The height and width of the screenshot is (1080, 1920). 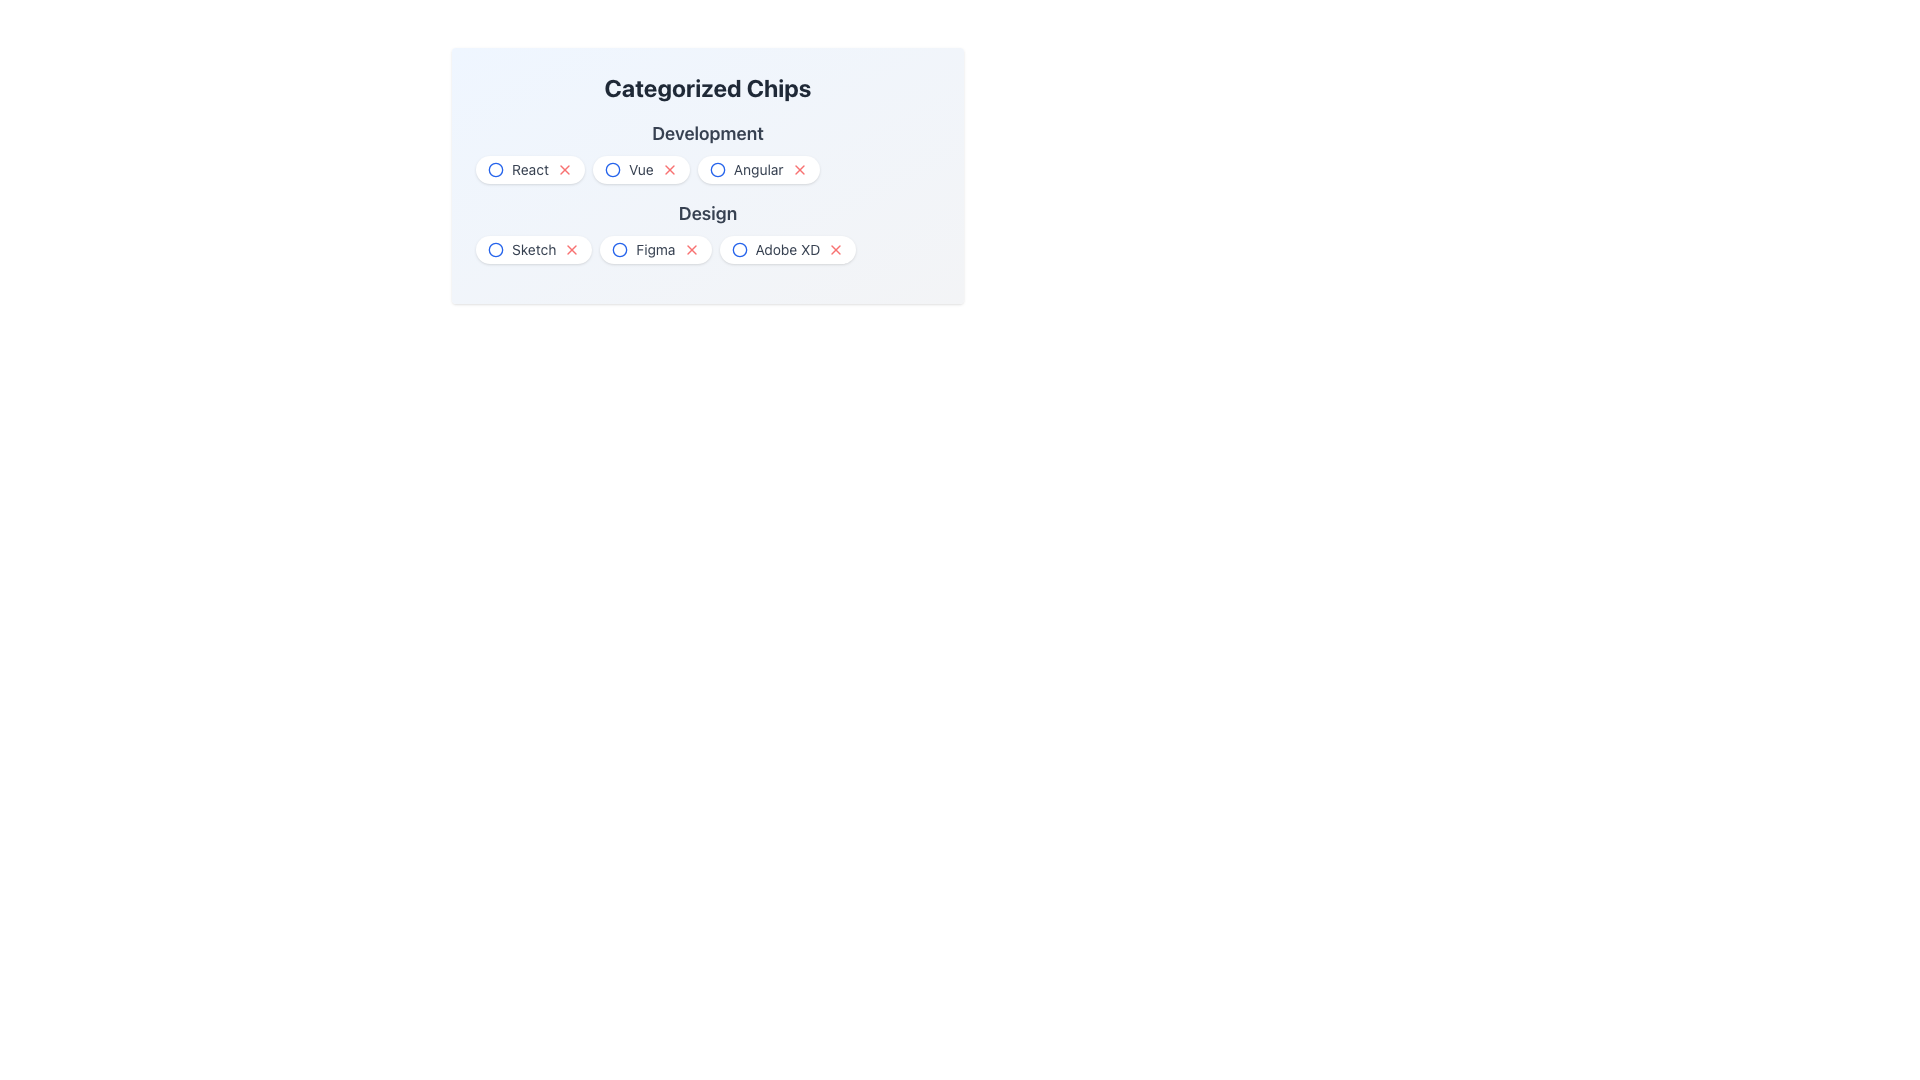 What do you see at coordinates (655, 249) in the screenshot?
I see `text label identifying the 'Figma' option within the selectable block labeled 'Design' in the categorized chips layout` at bounding box center [655, 249].